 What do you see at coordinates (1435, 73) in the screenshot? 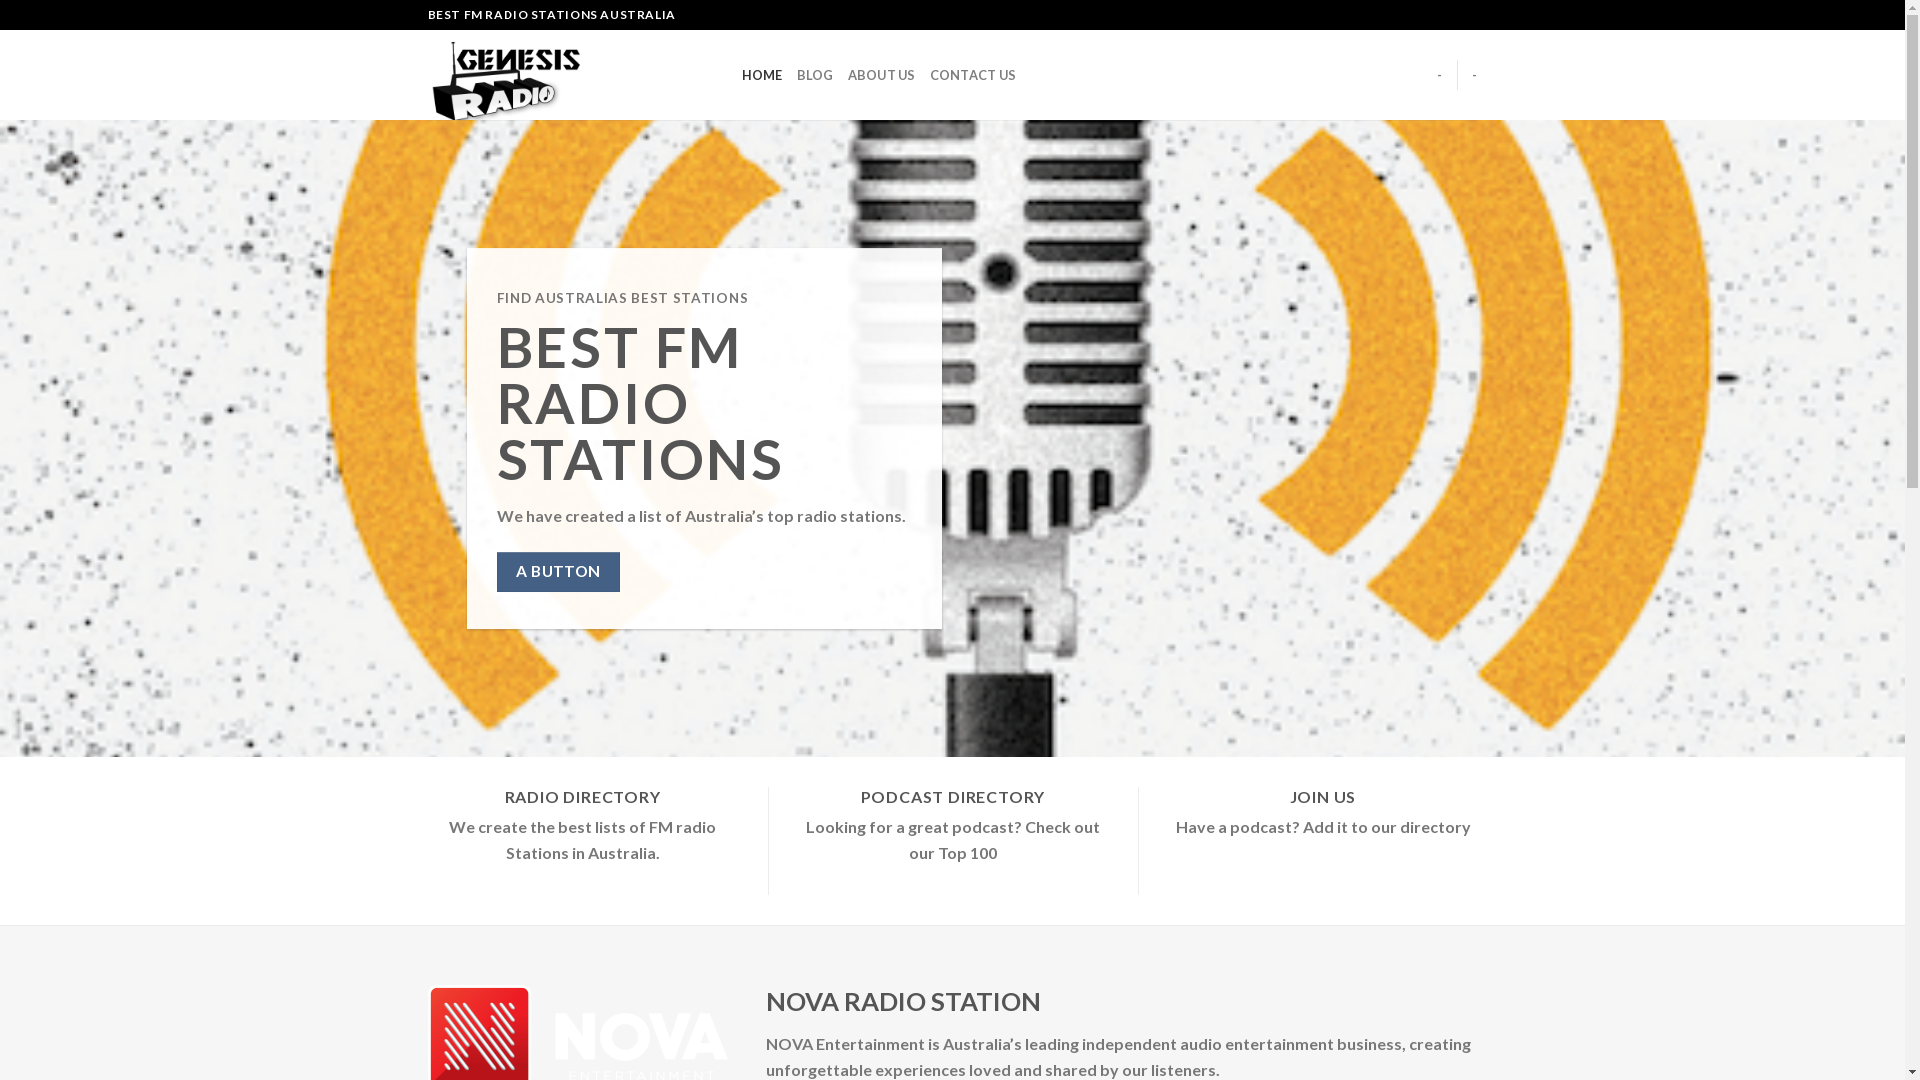
I see `'-'` at bounding box center [1435, 73].